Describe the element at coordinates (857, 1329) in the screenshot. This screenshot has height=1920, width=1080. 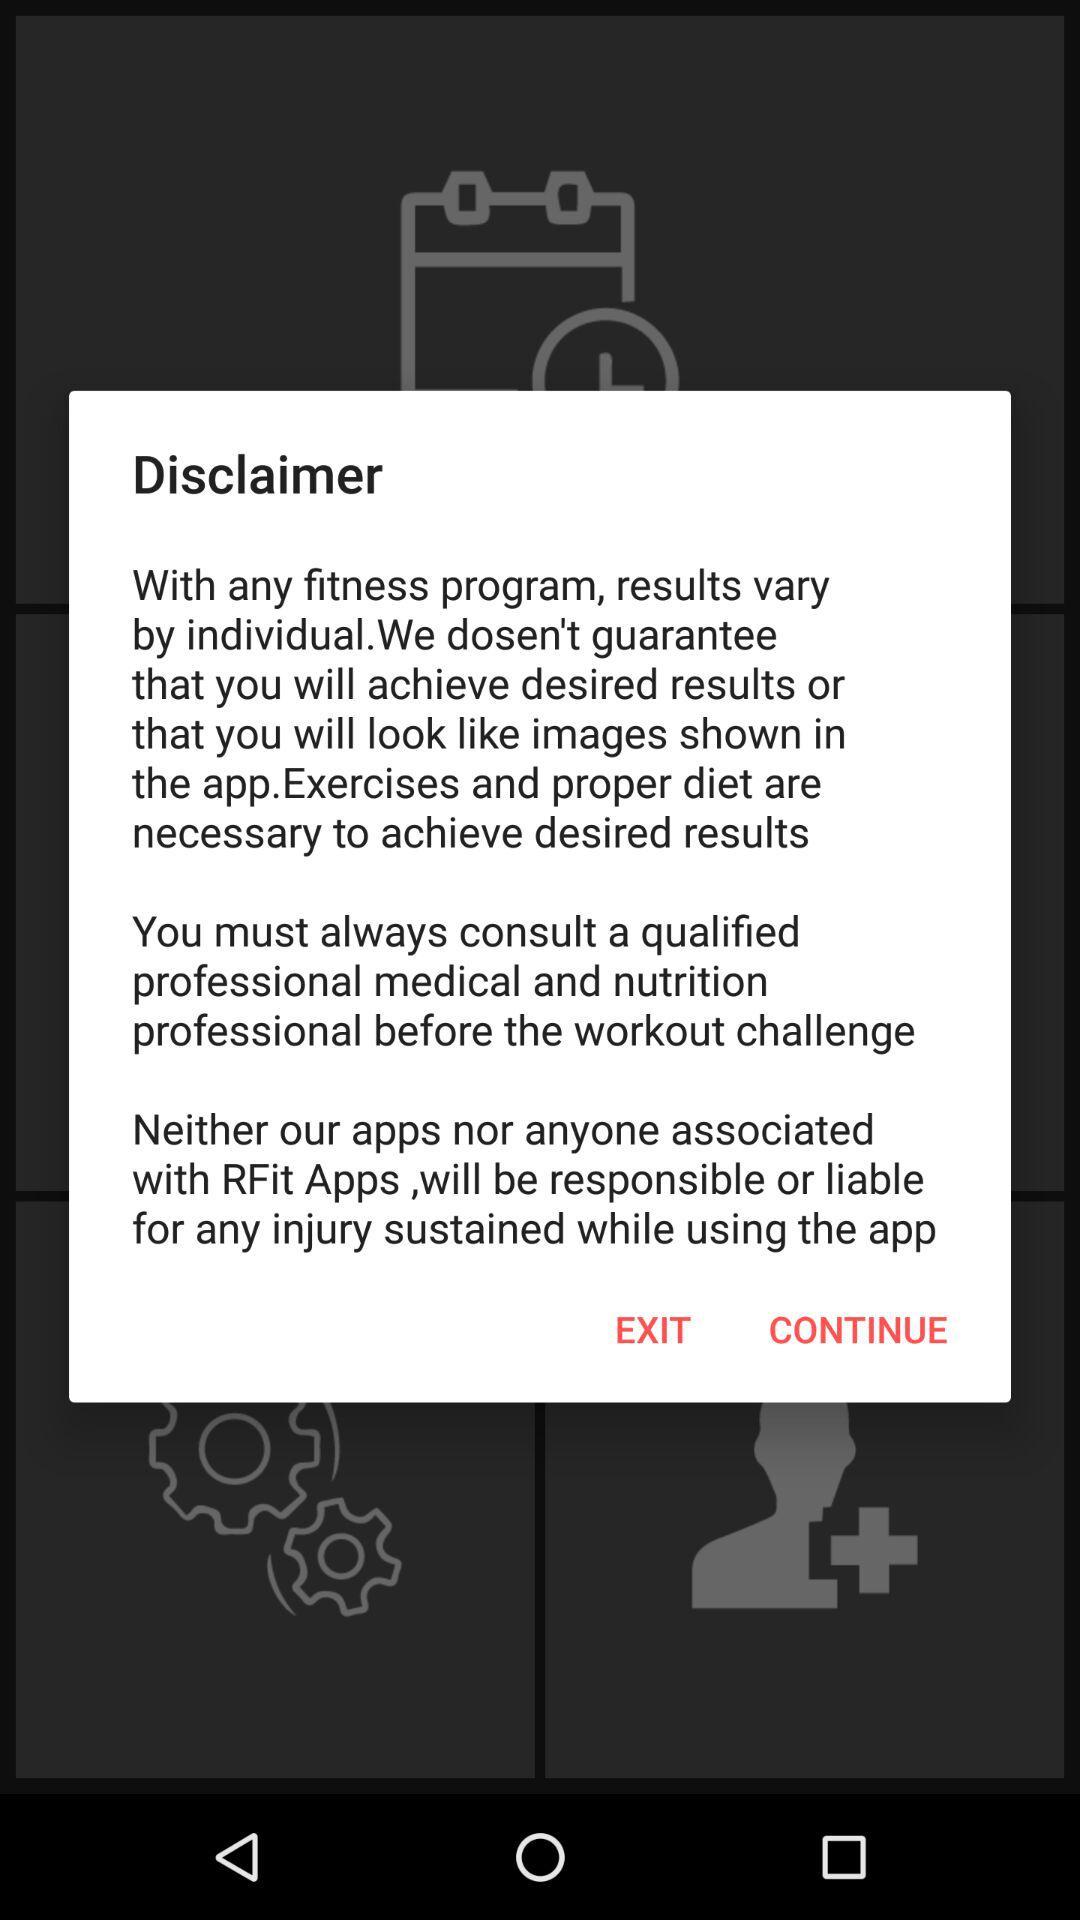
I see `continue at the bottom right corner` at that location.